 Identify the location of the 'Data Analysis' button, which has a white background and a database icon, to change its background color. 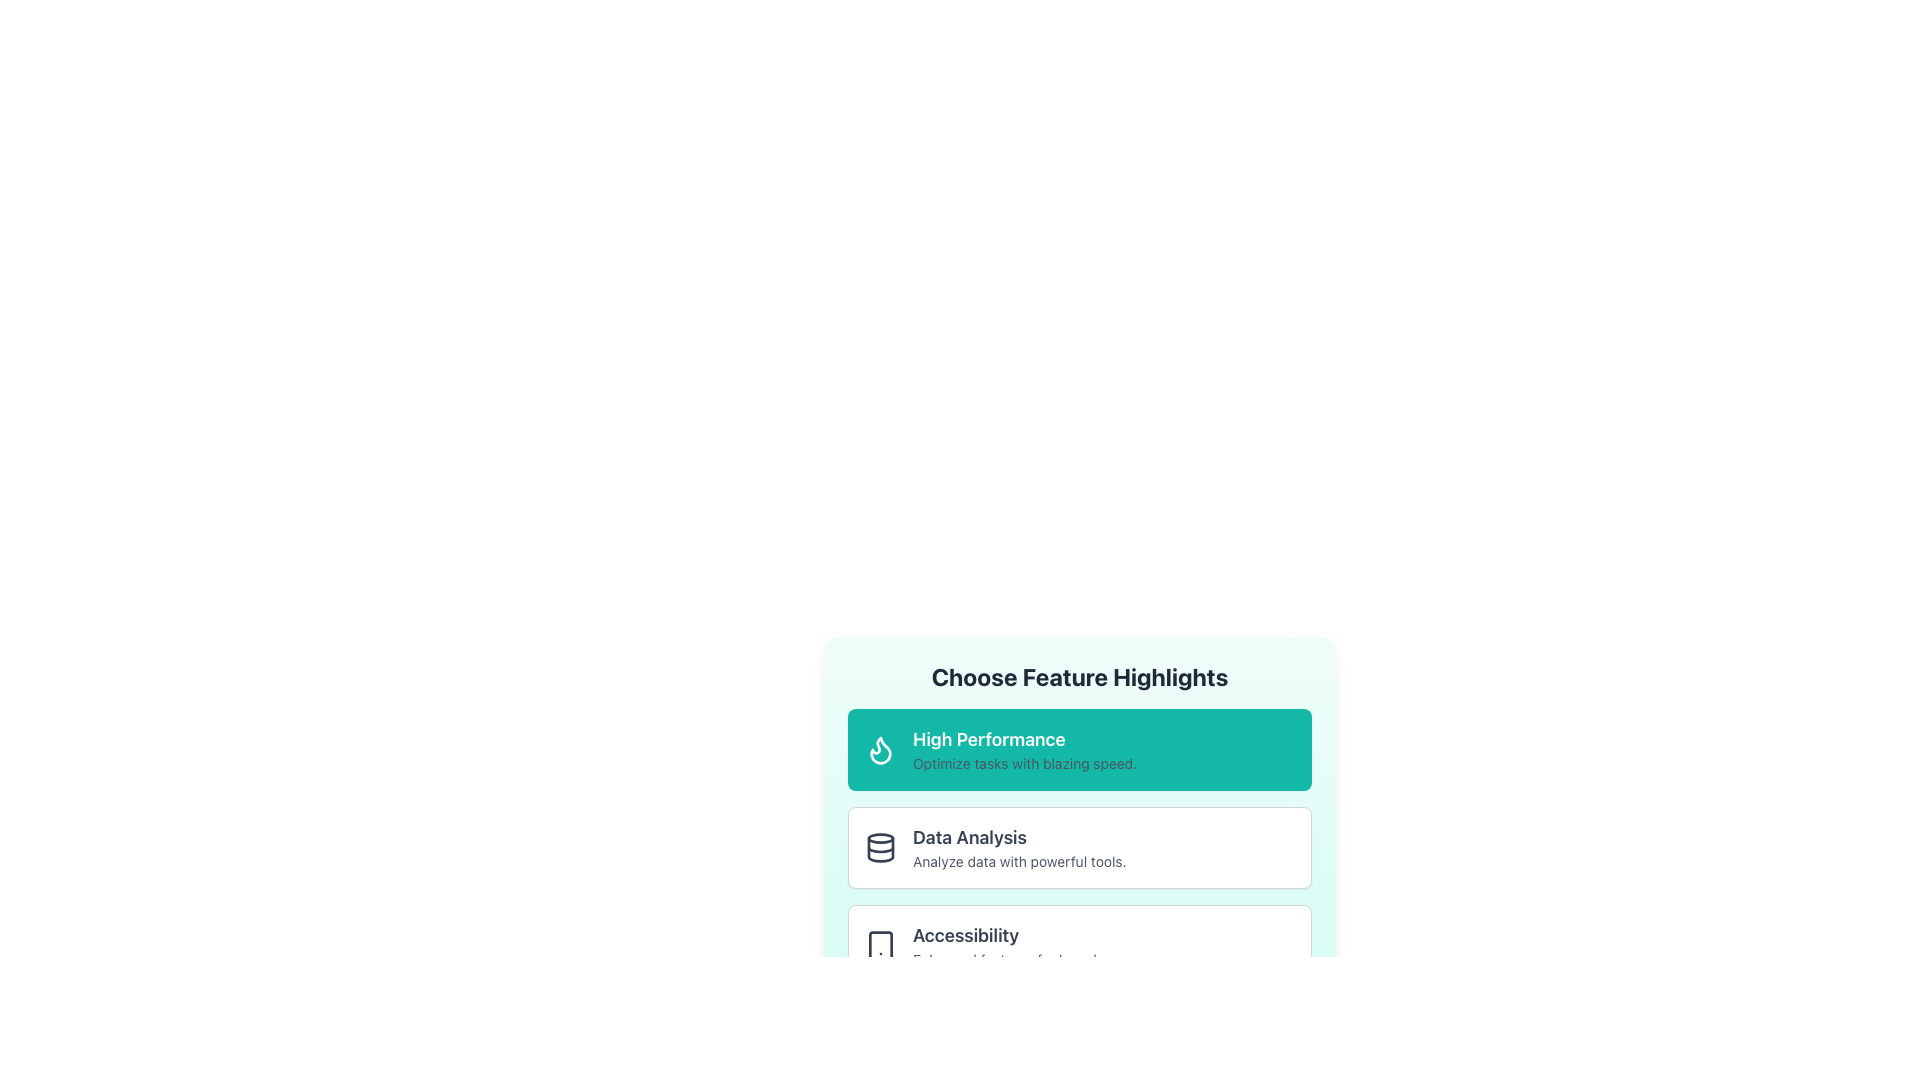
(1079, 848).